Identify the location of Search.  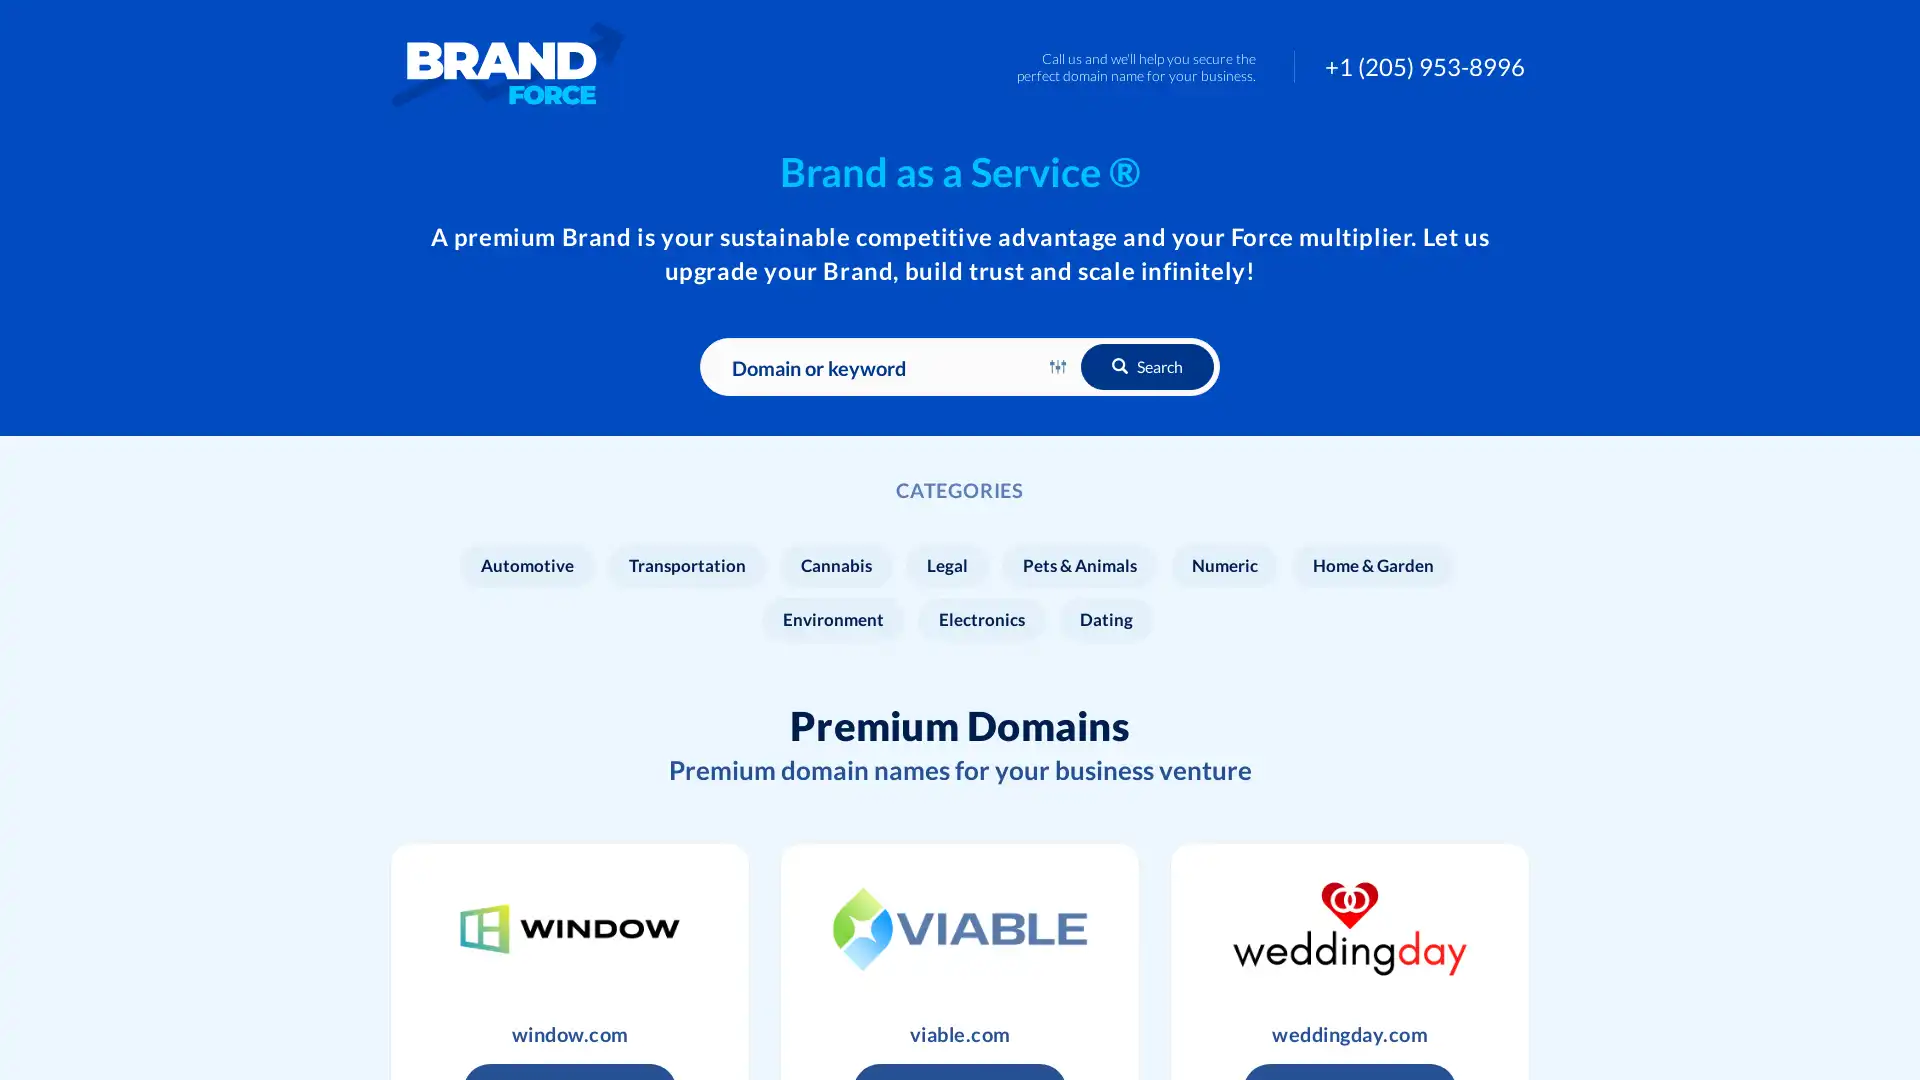
(1147, 366).